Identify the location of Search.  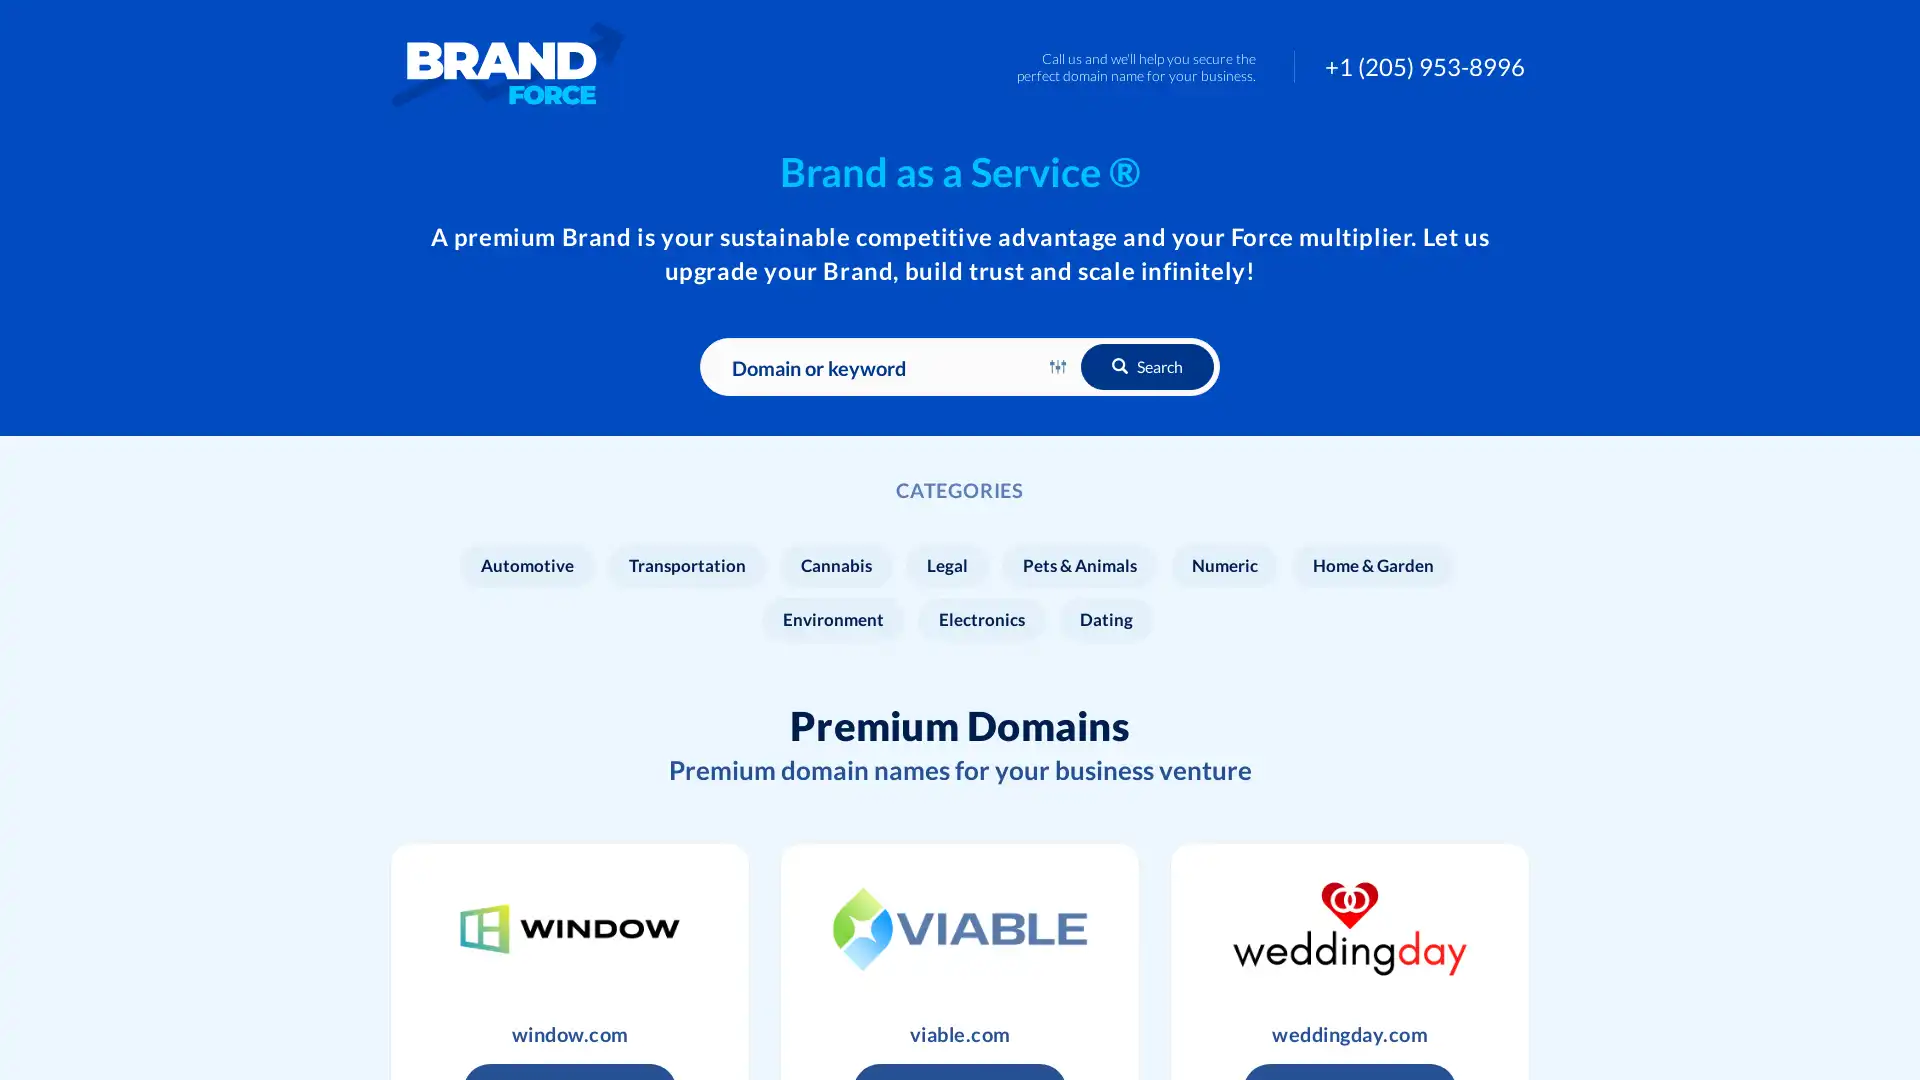
(1147, 366).